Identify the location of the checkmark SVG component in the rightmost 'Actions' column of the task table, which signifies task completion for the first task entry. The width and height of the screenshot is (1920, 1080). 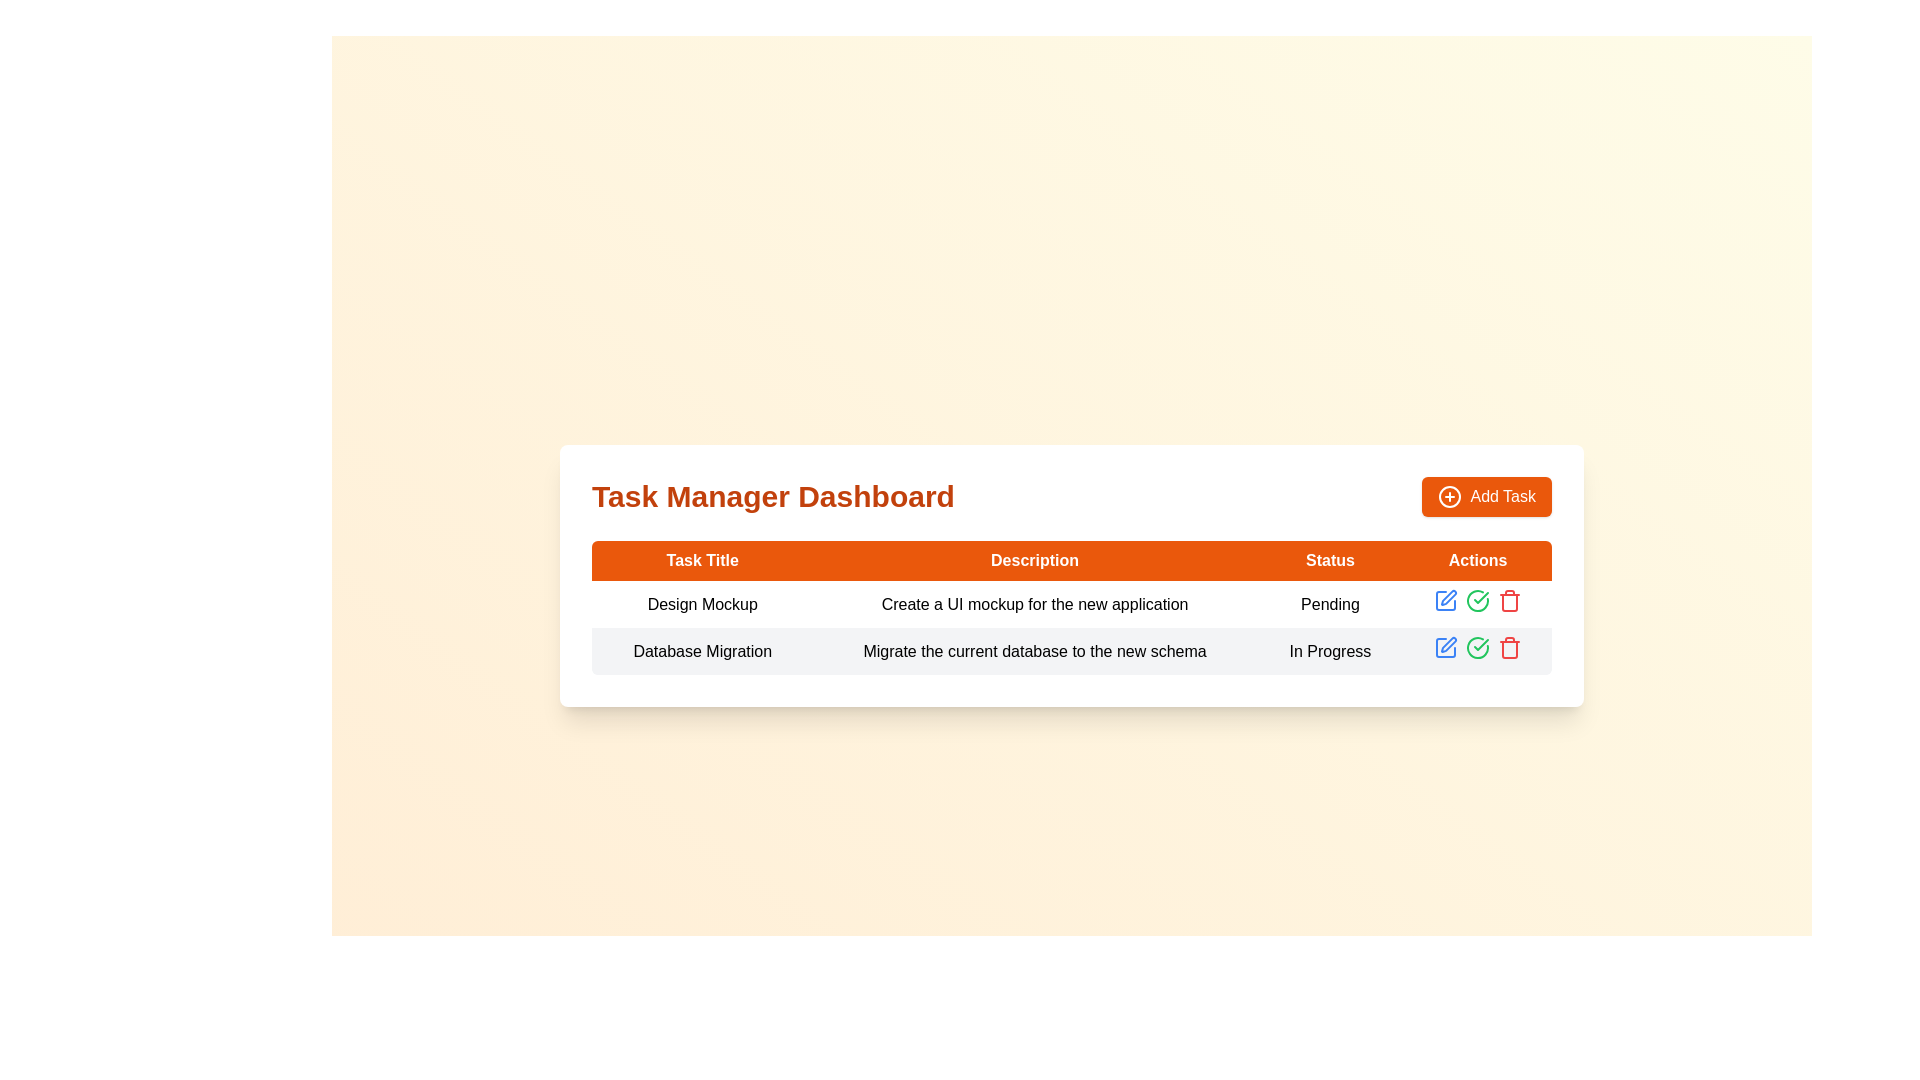
(1481, 644).